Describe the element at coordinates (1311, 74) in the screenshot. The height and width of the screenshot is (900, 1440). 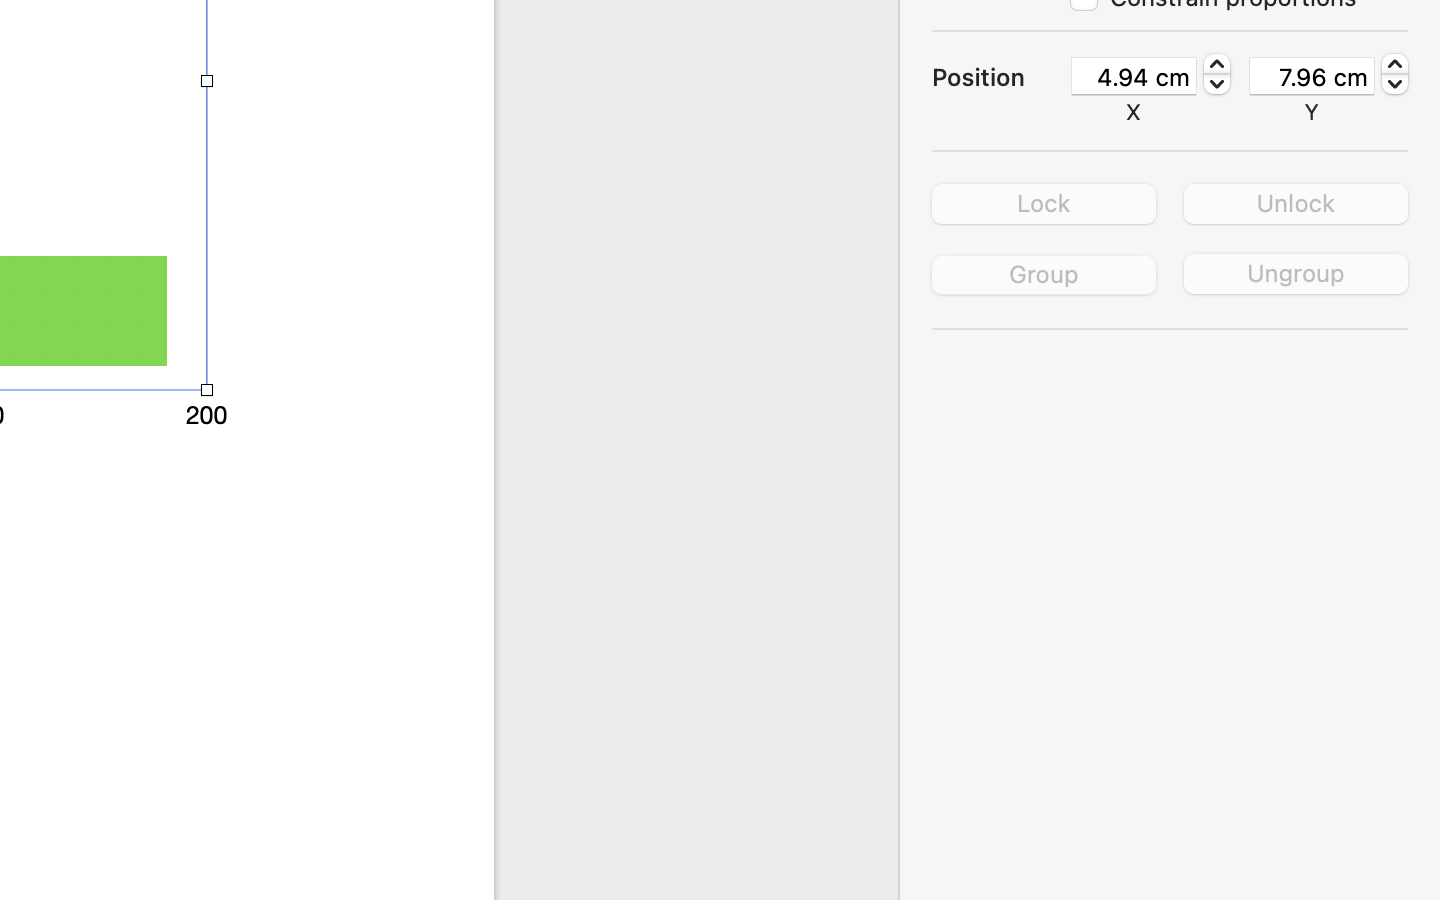
I see `'7.96 cm'` at that location.